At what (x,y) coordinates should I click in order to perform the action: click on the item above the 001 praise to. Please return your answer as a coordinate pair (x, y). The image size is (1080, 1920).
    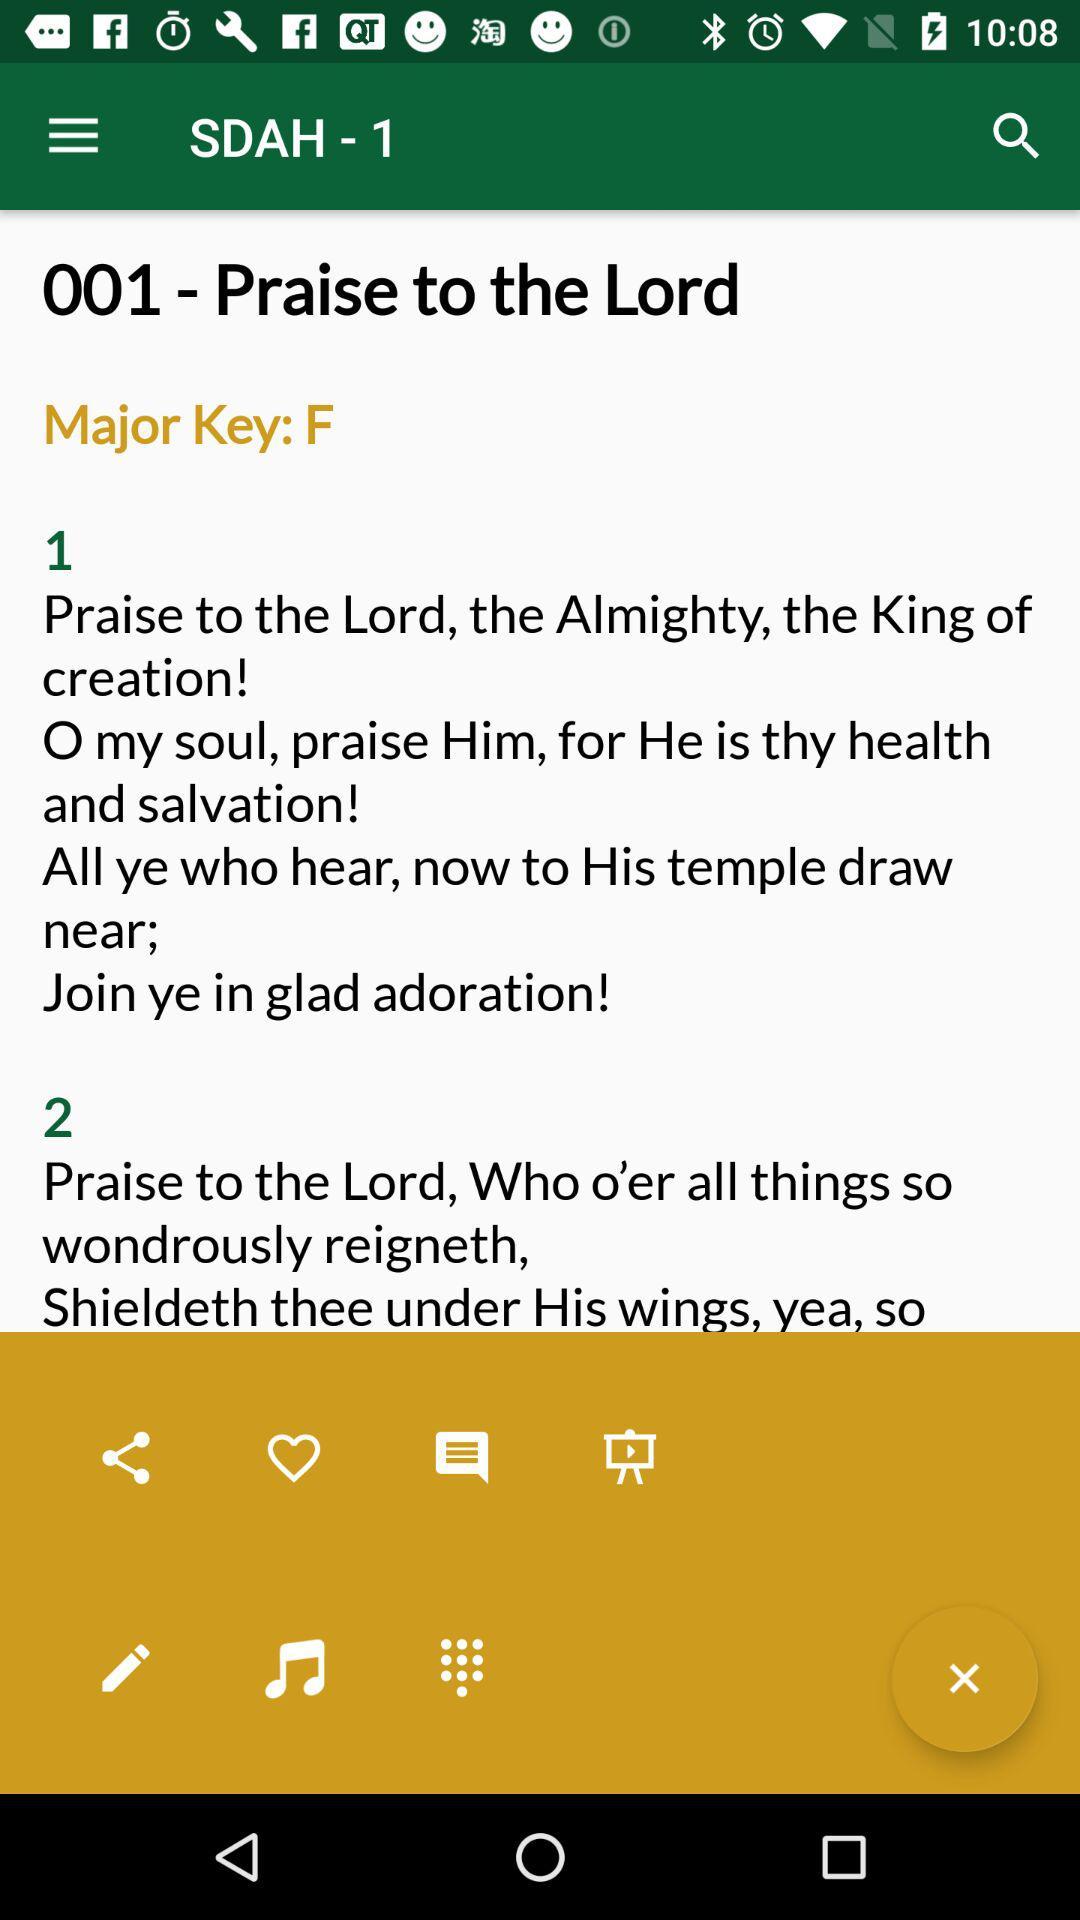
    Looking at the image, I should click on (72, 135).